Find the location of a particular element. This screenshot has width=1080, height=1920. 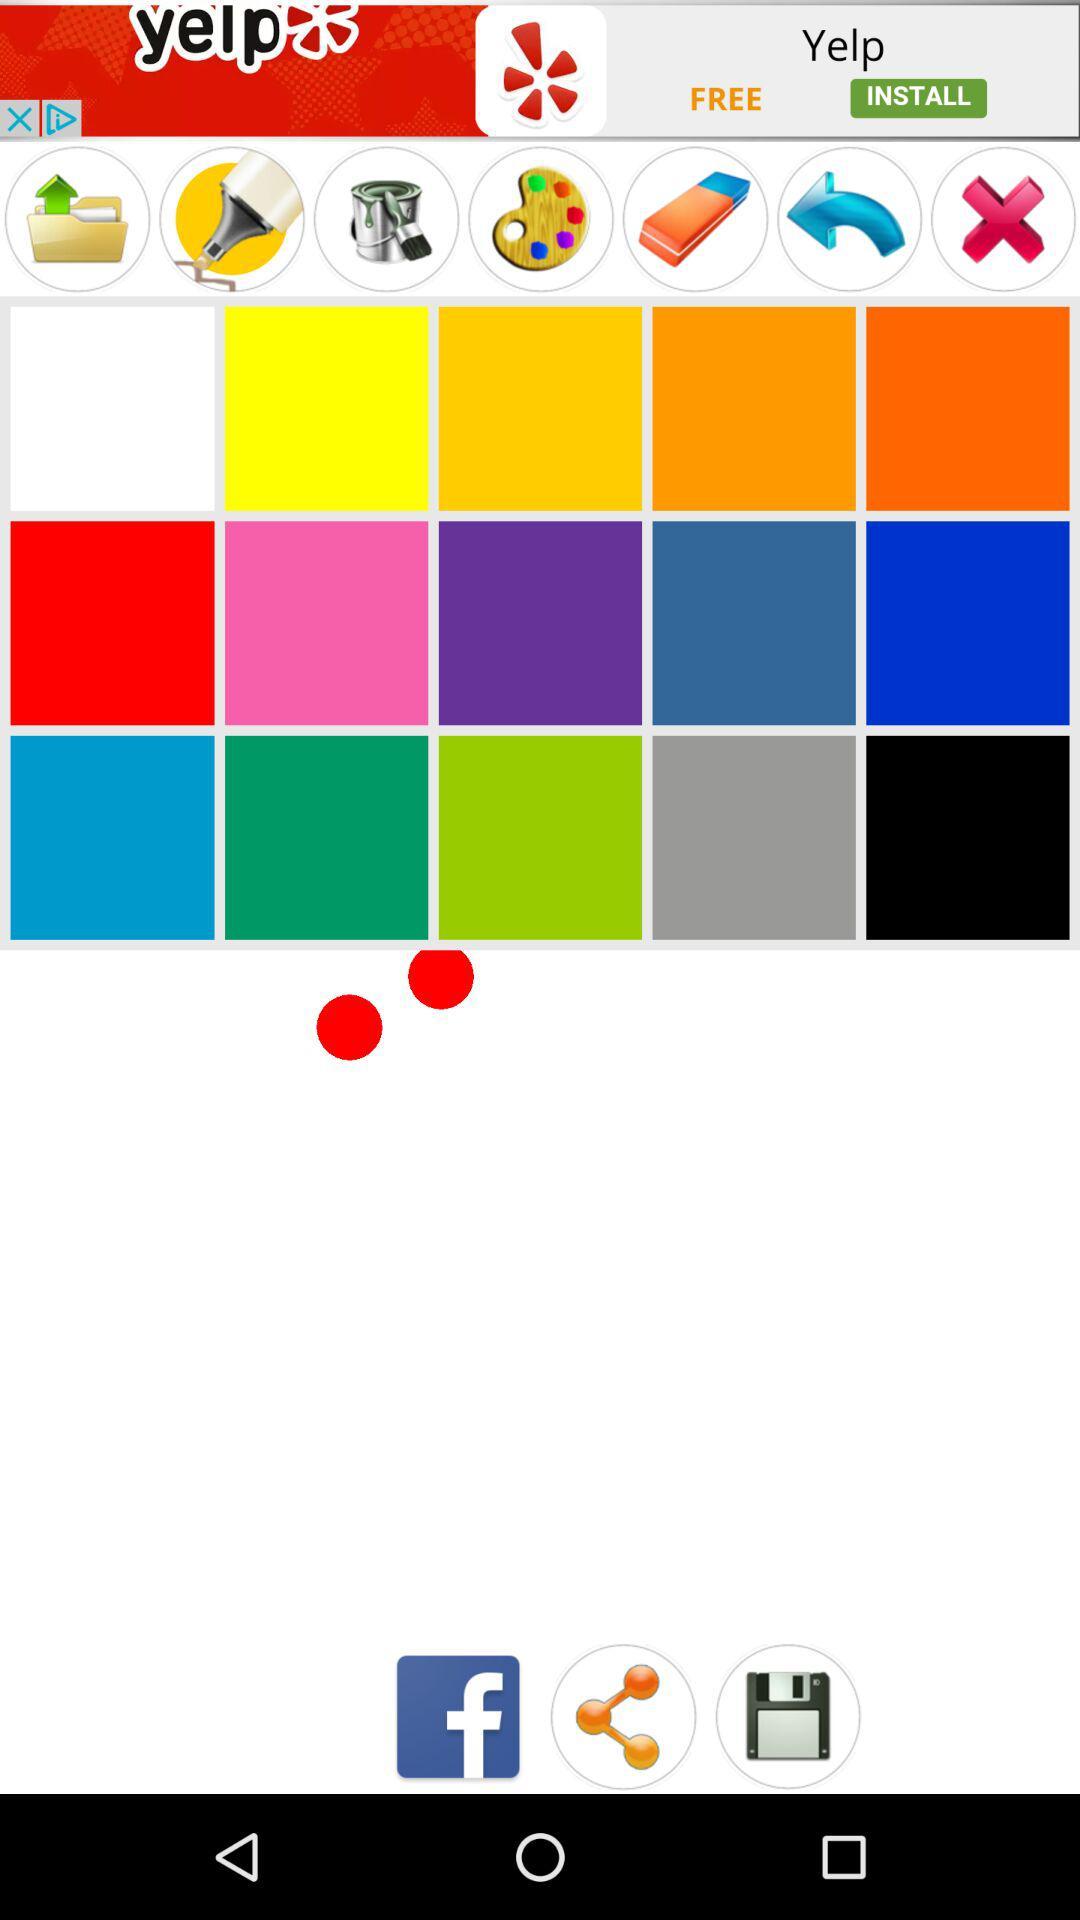

advertisement source is located at coordinates (540, 70).